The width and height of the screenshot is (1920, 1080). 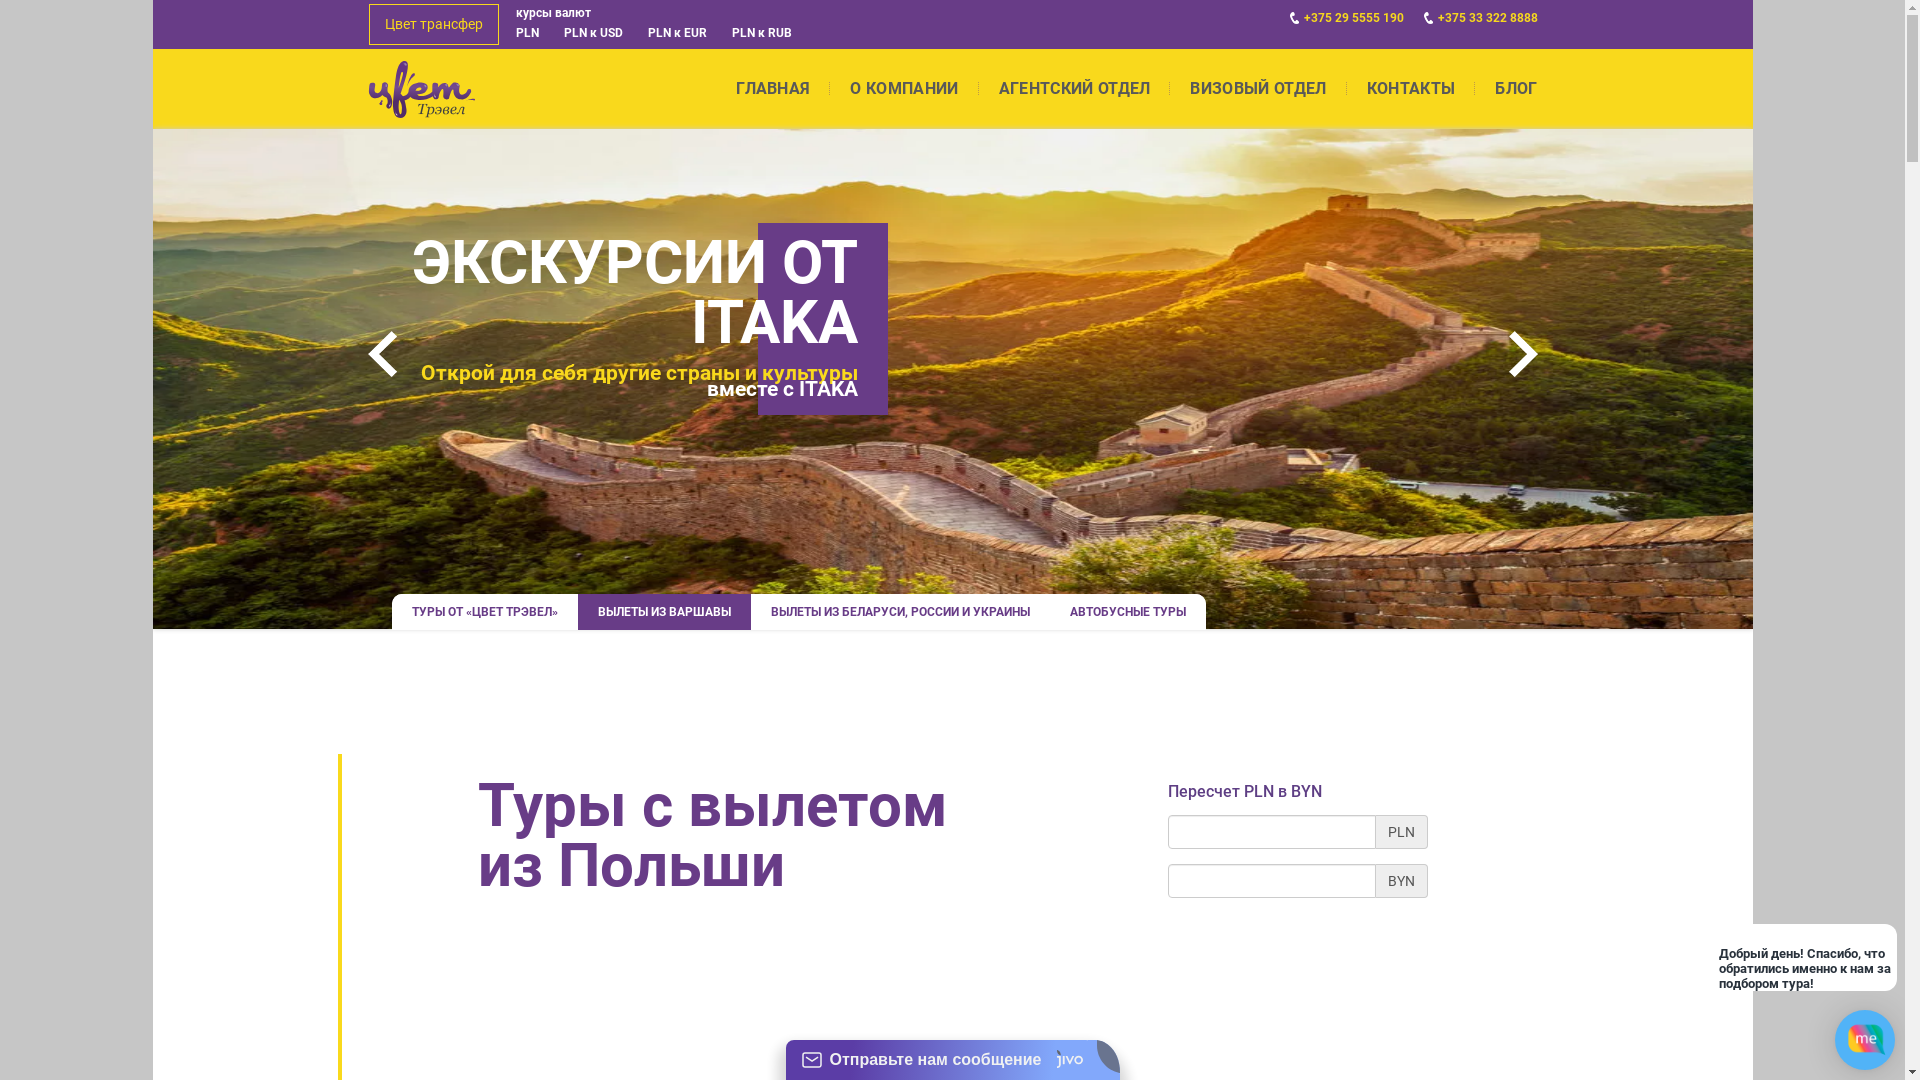 I want to click on '+375 29 5555 190', so click(x=1347, y=18).